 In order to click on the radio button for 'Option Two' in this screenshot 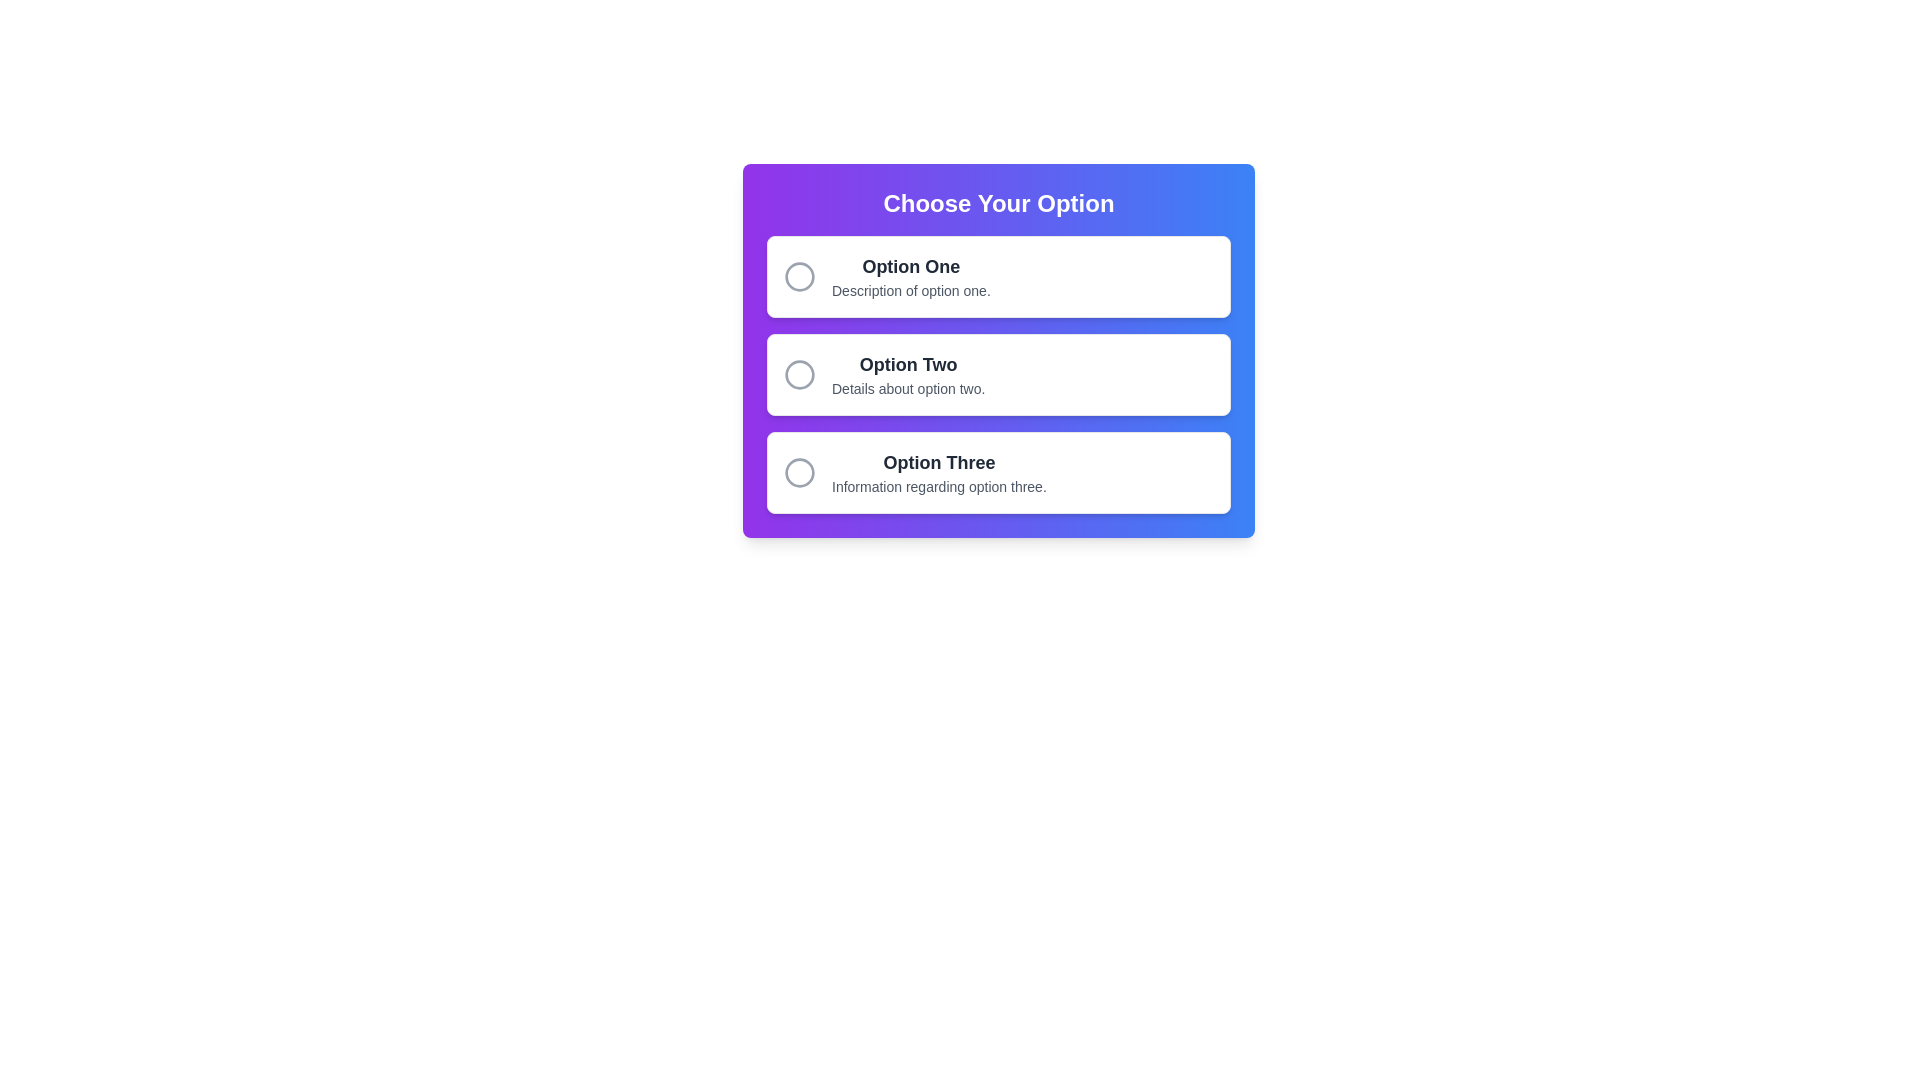, I will do `click(800, 374)`.